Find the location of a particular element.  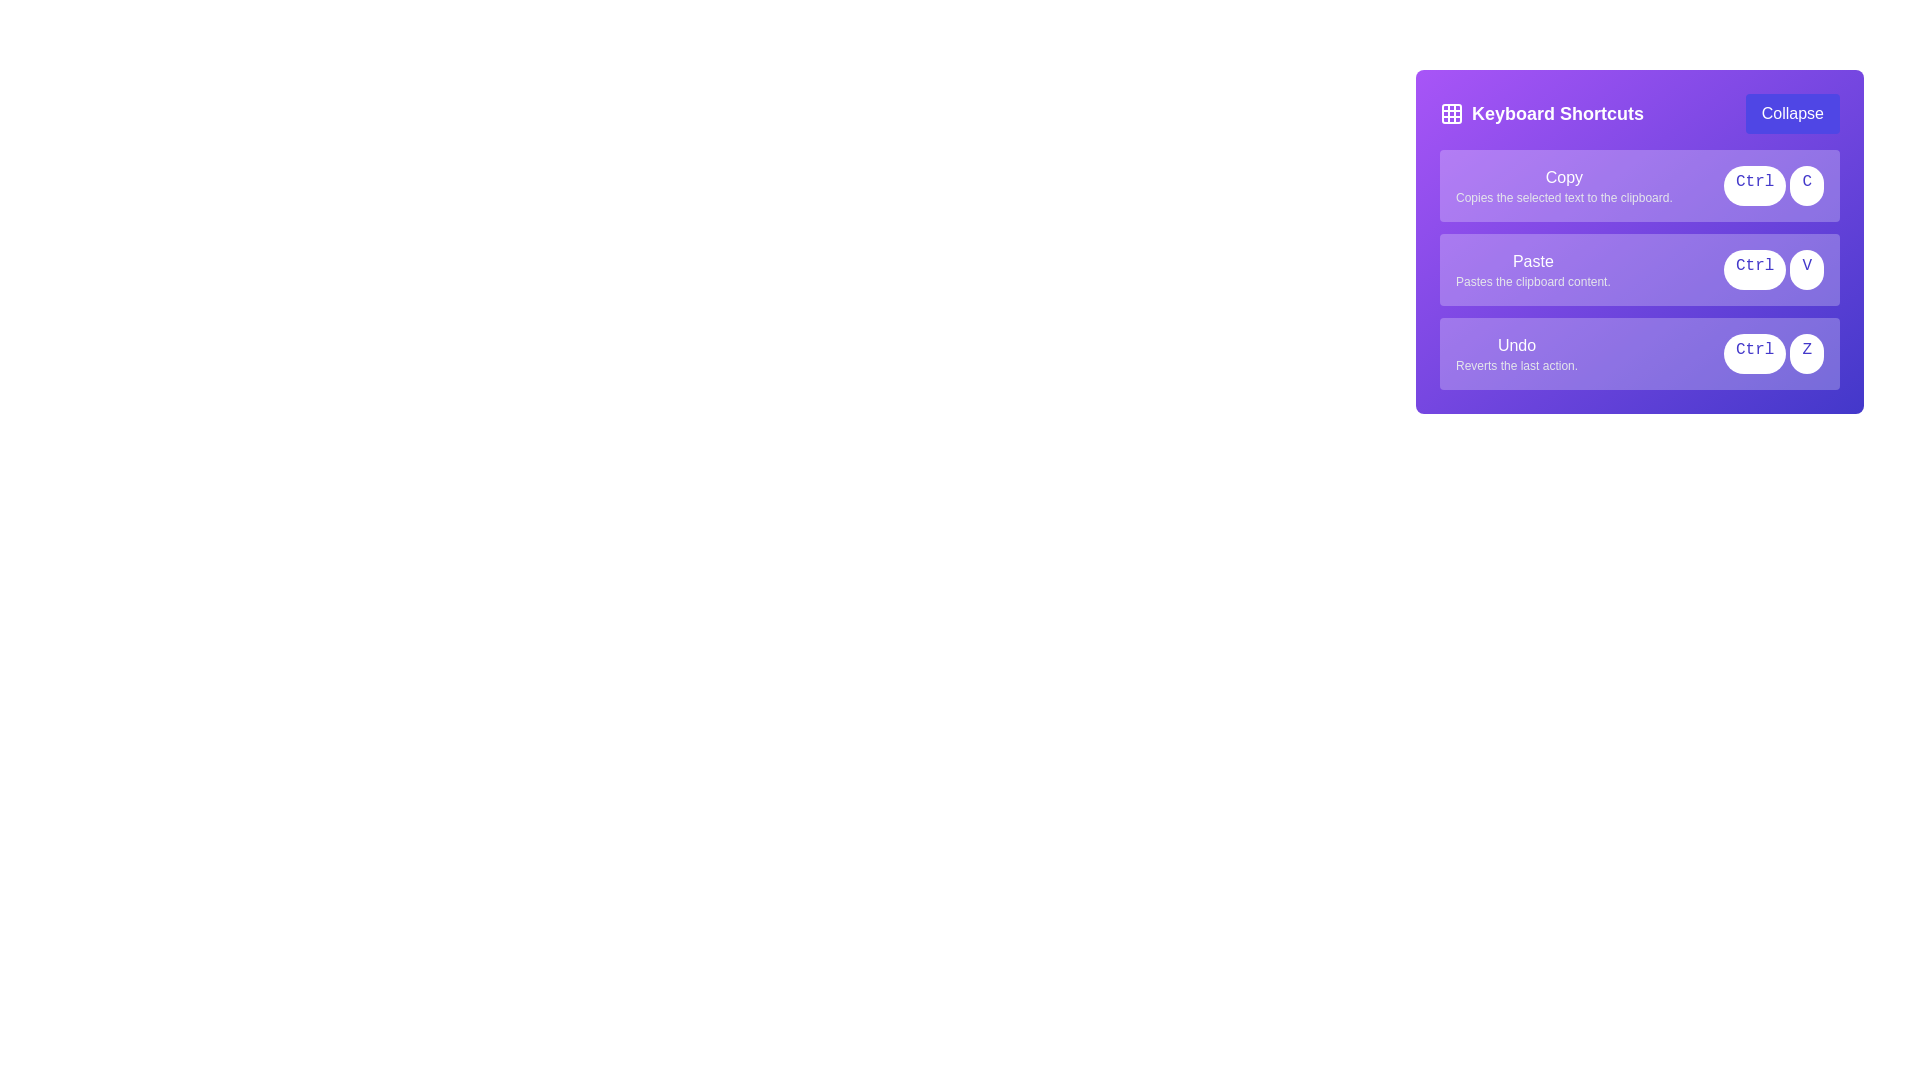

the rectangular button with a white background and a blue 'V' in the center, which is the second button in a horizontal sequence of keyboard shortcut buttons is located at coordinates (1807, 270).